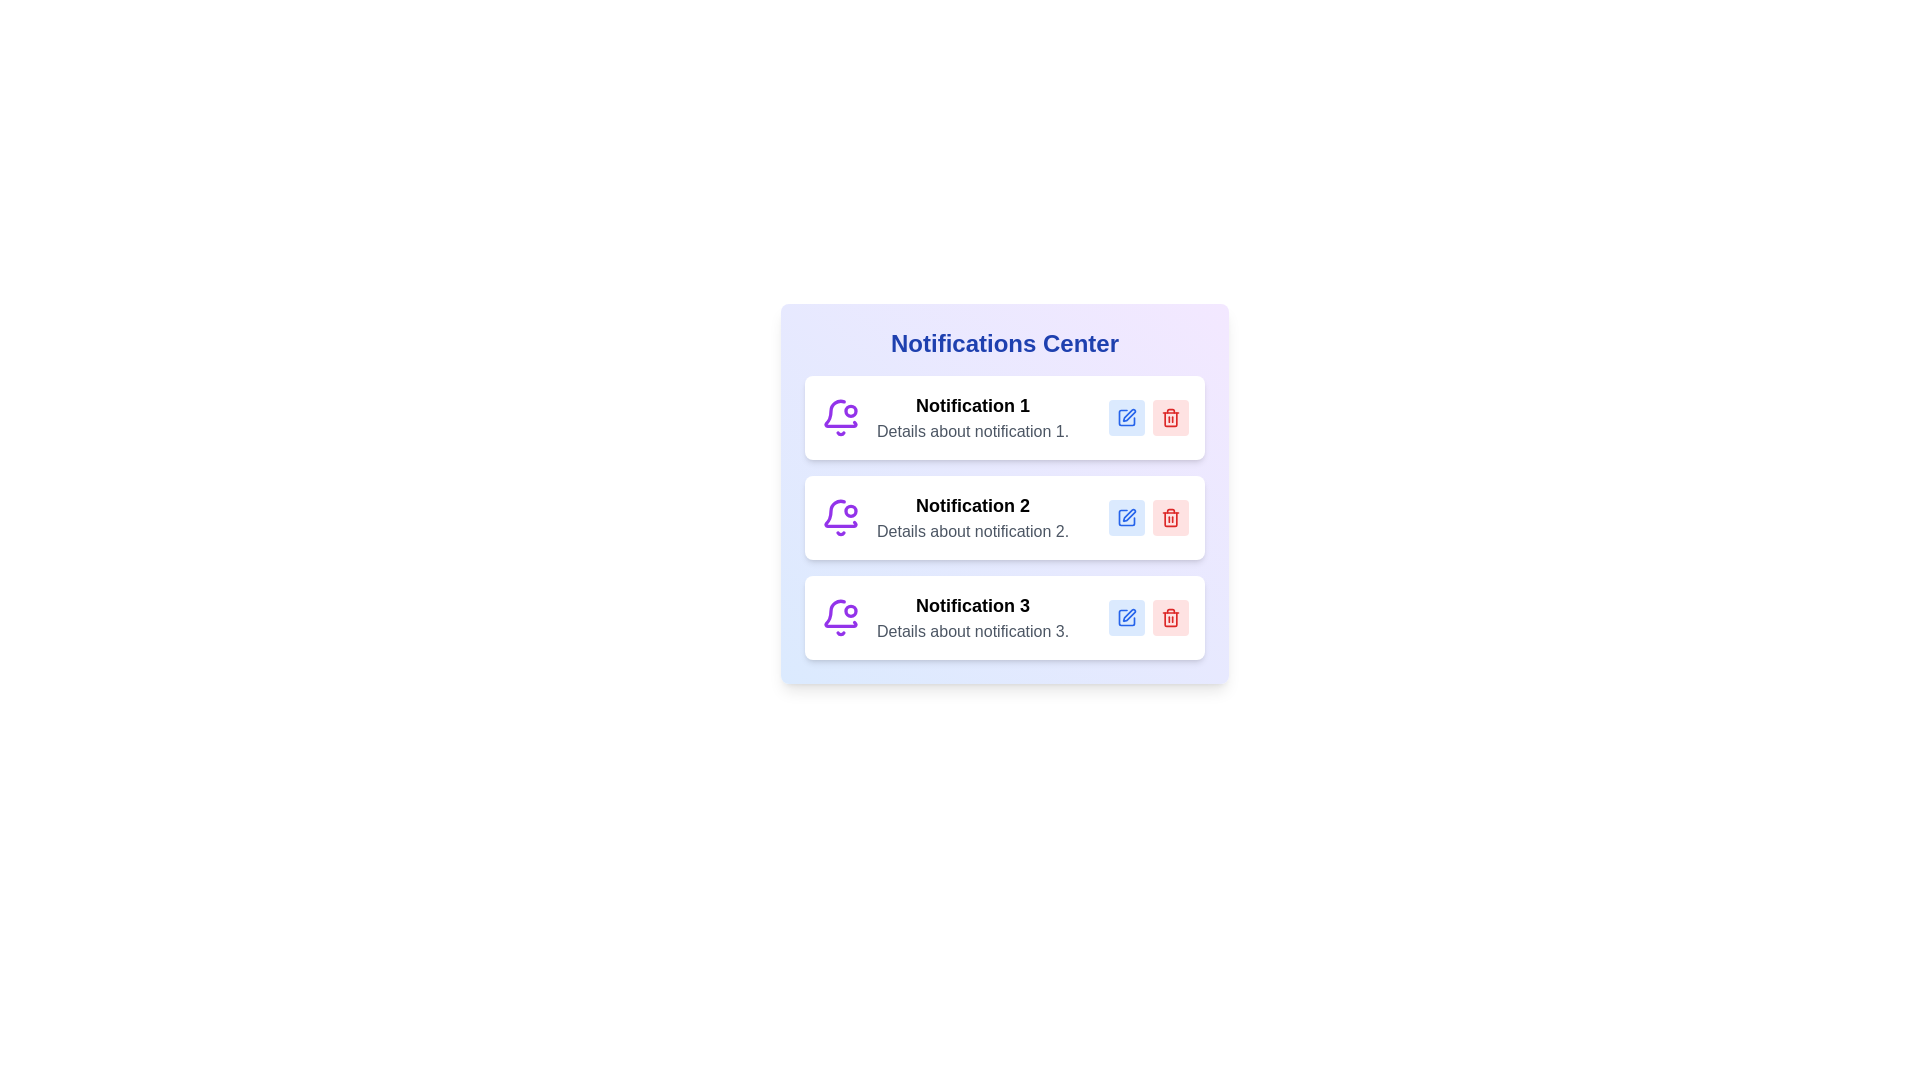 This screenshot has width=1920, height=1080. What do you see at coordinates (973, 604) in the screenshot?
I see `the text label displaying 'Notification 3' in bold, which is the title text of the third notification card in a vertical list of notifications` at bounding box center [973, 604].